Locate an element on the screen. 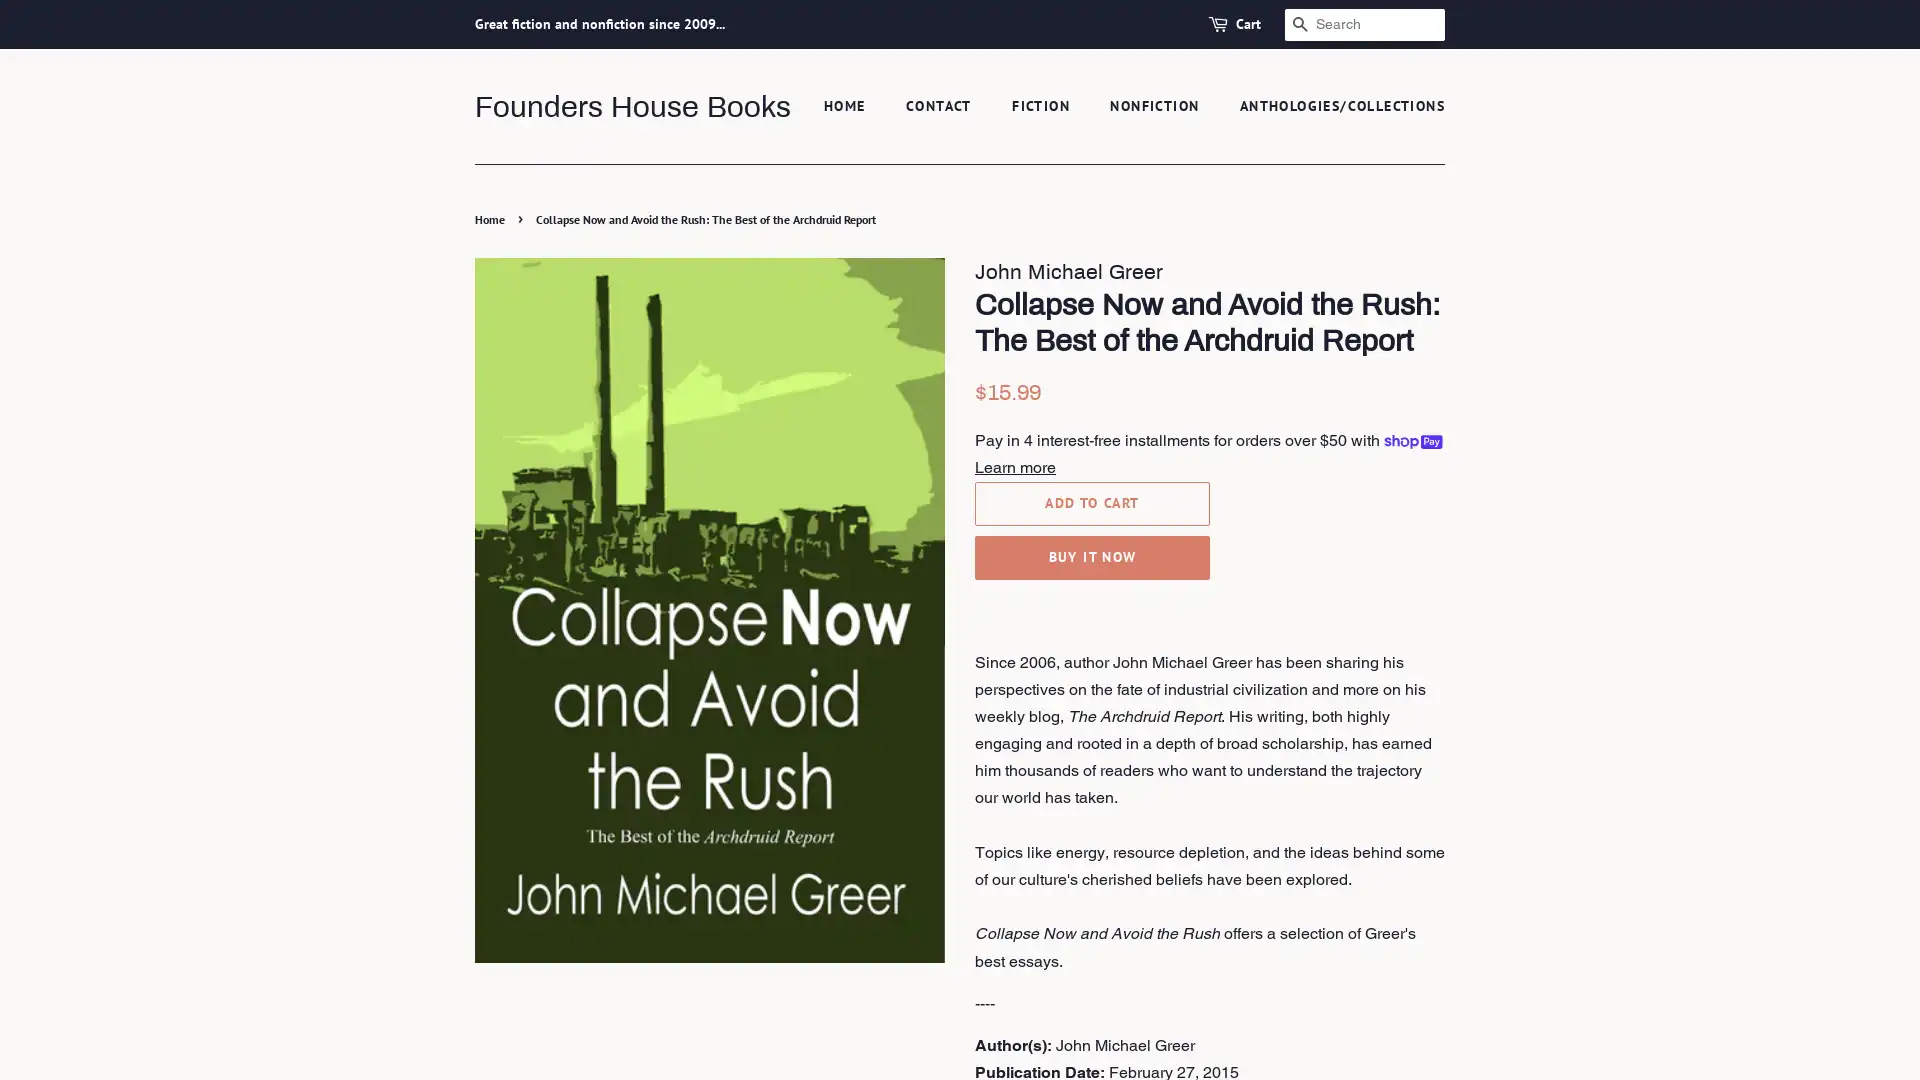 The width and height of the screenshot is (1920, 1080). ADD TO CART is located at coordinates (1091, 501).